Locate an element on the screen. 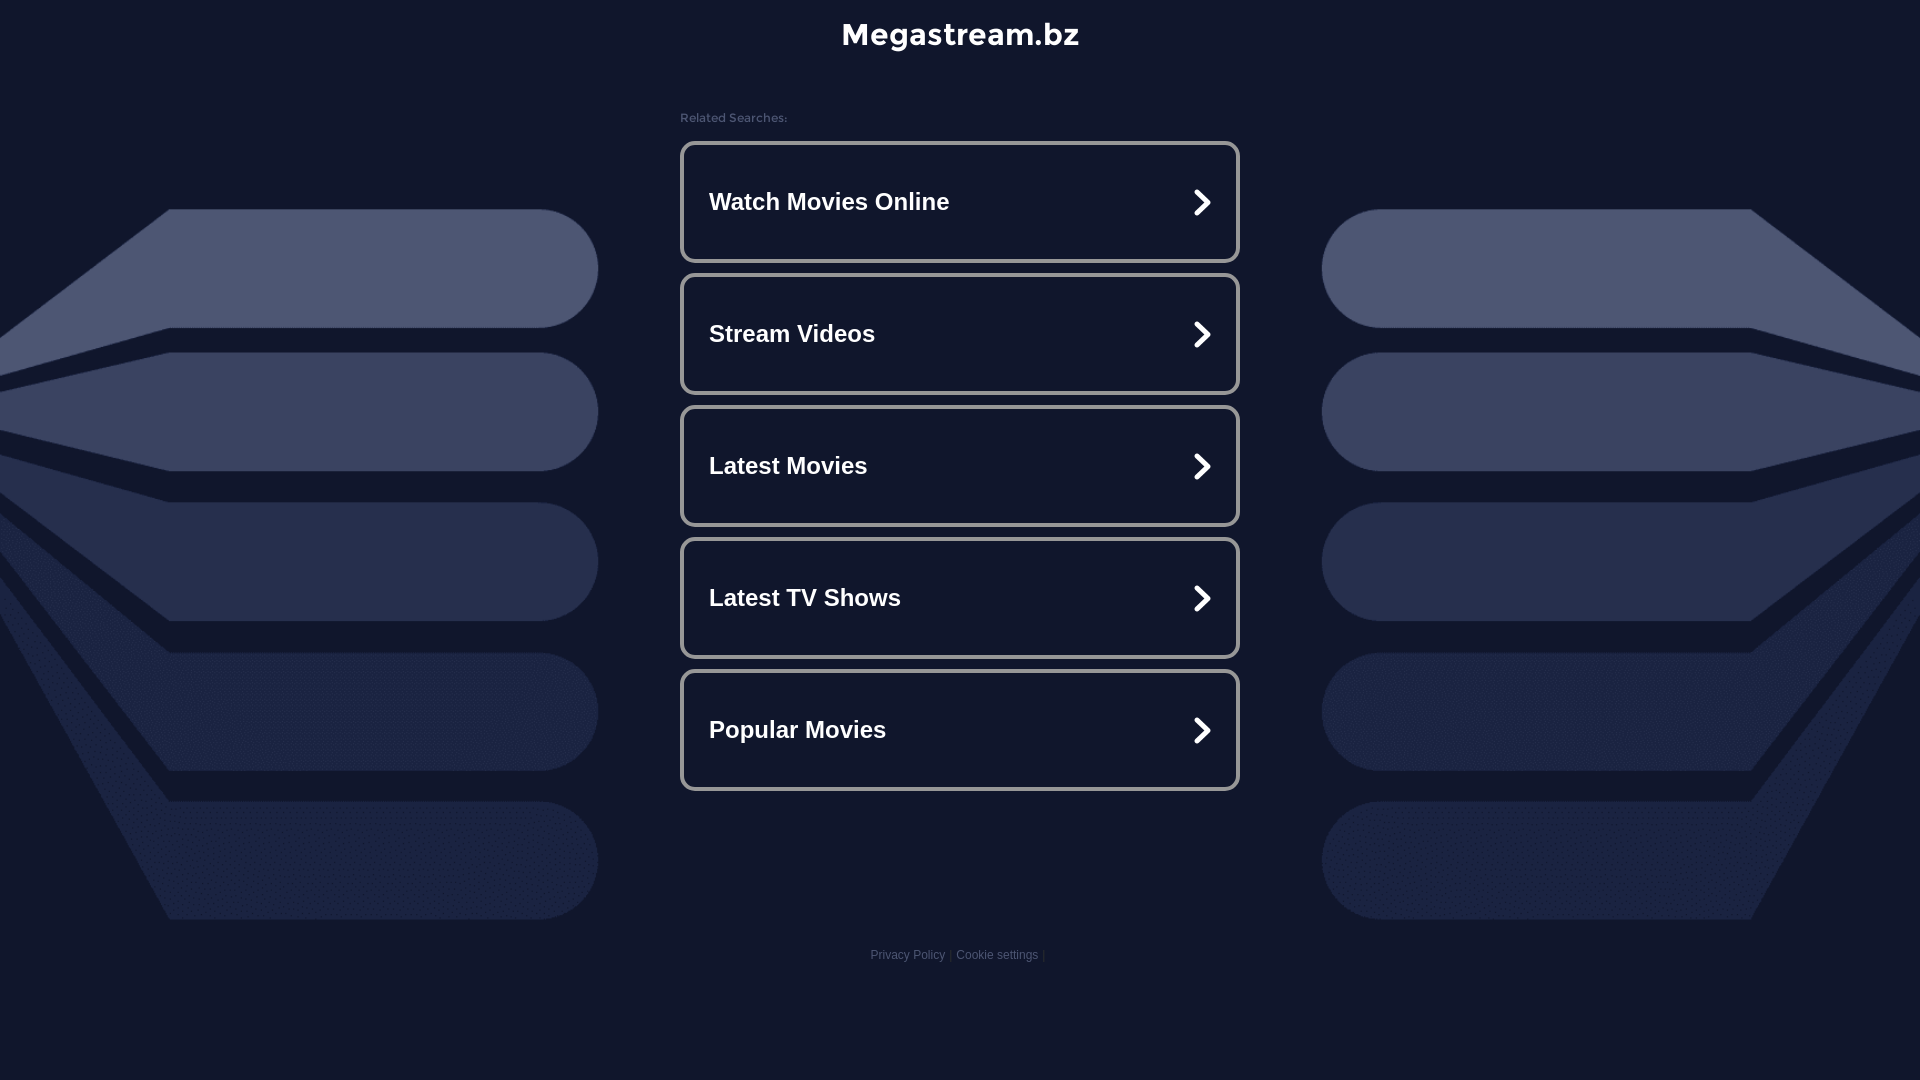 The image size is (1920, 1080). 'Watch Movies Online' is located at coordinates (960, 201).